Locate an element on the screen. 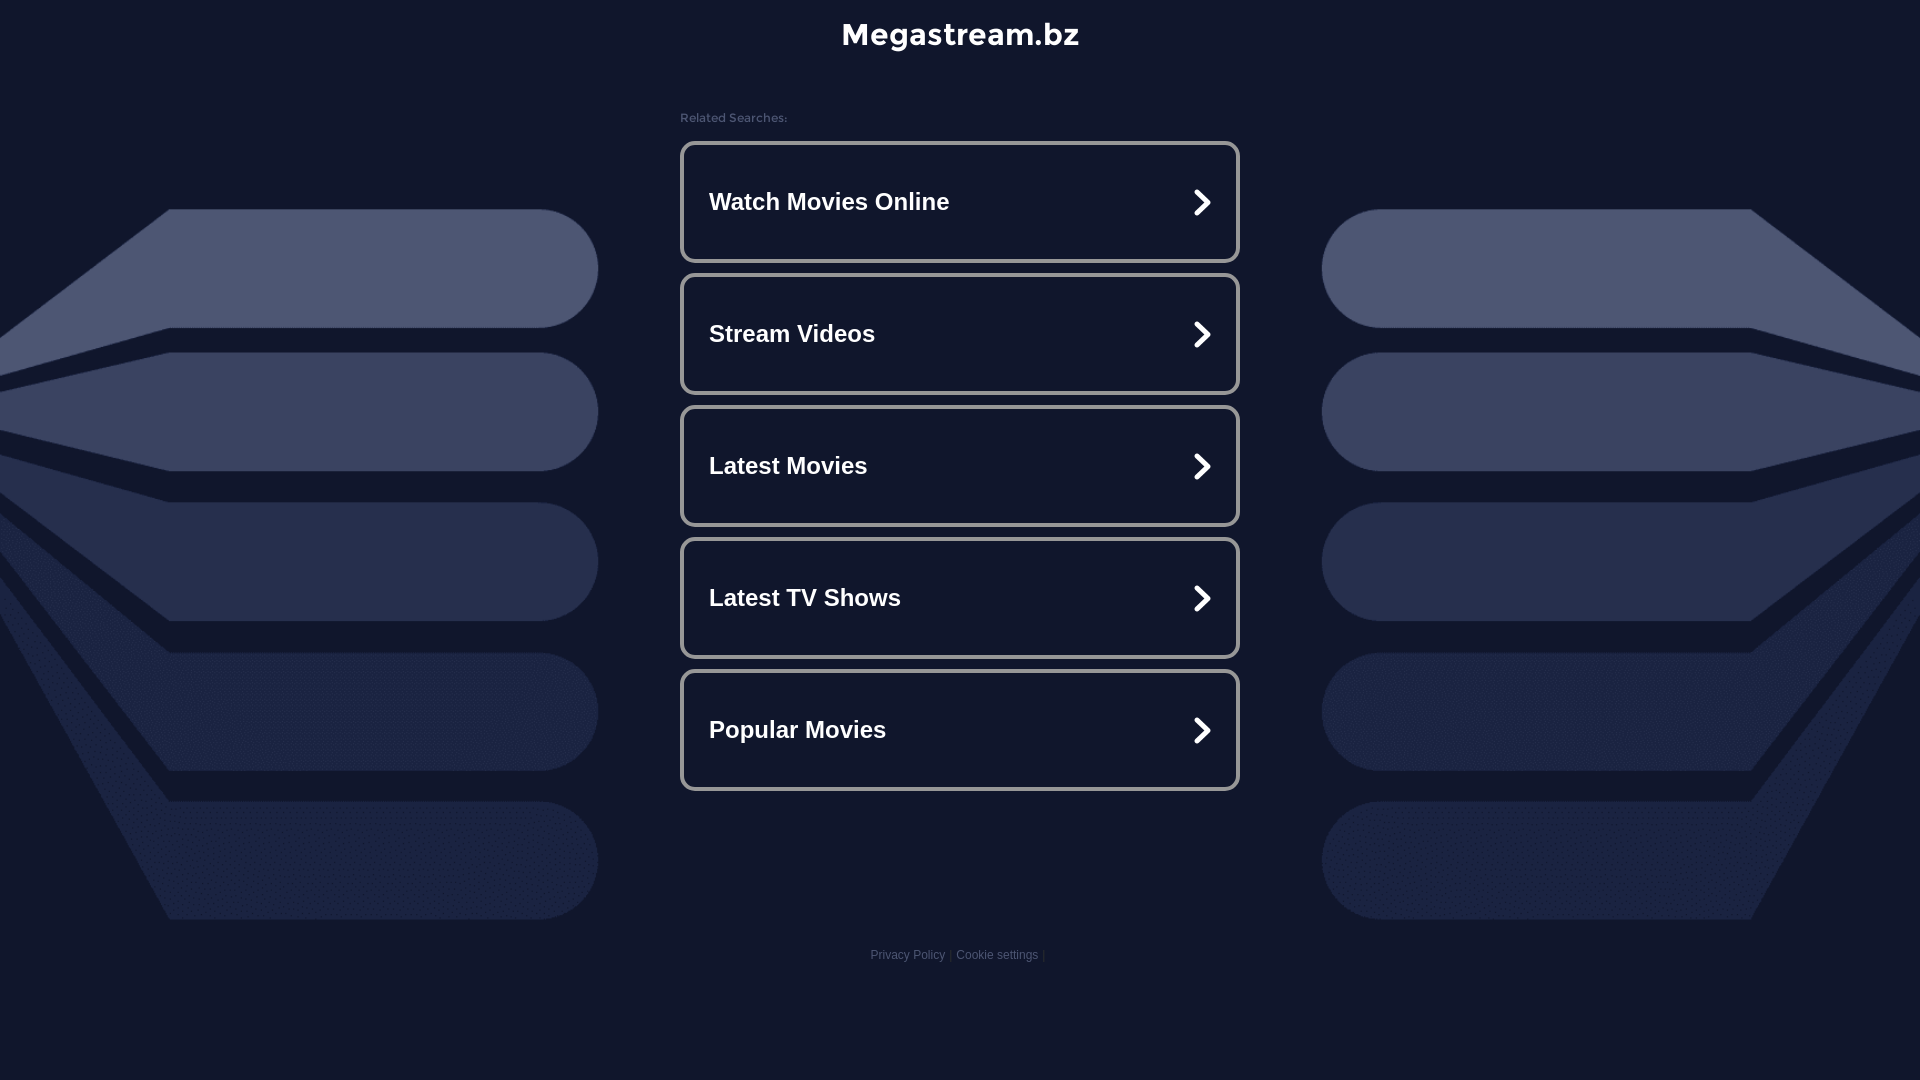 The image size is (1920, 1080). 'Watch Movies Online' is located at coordinates (960, 201).